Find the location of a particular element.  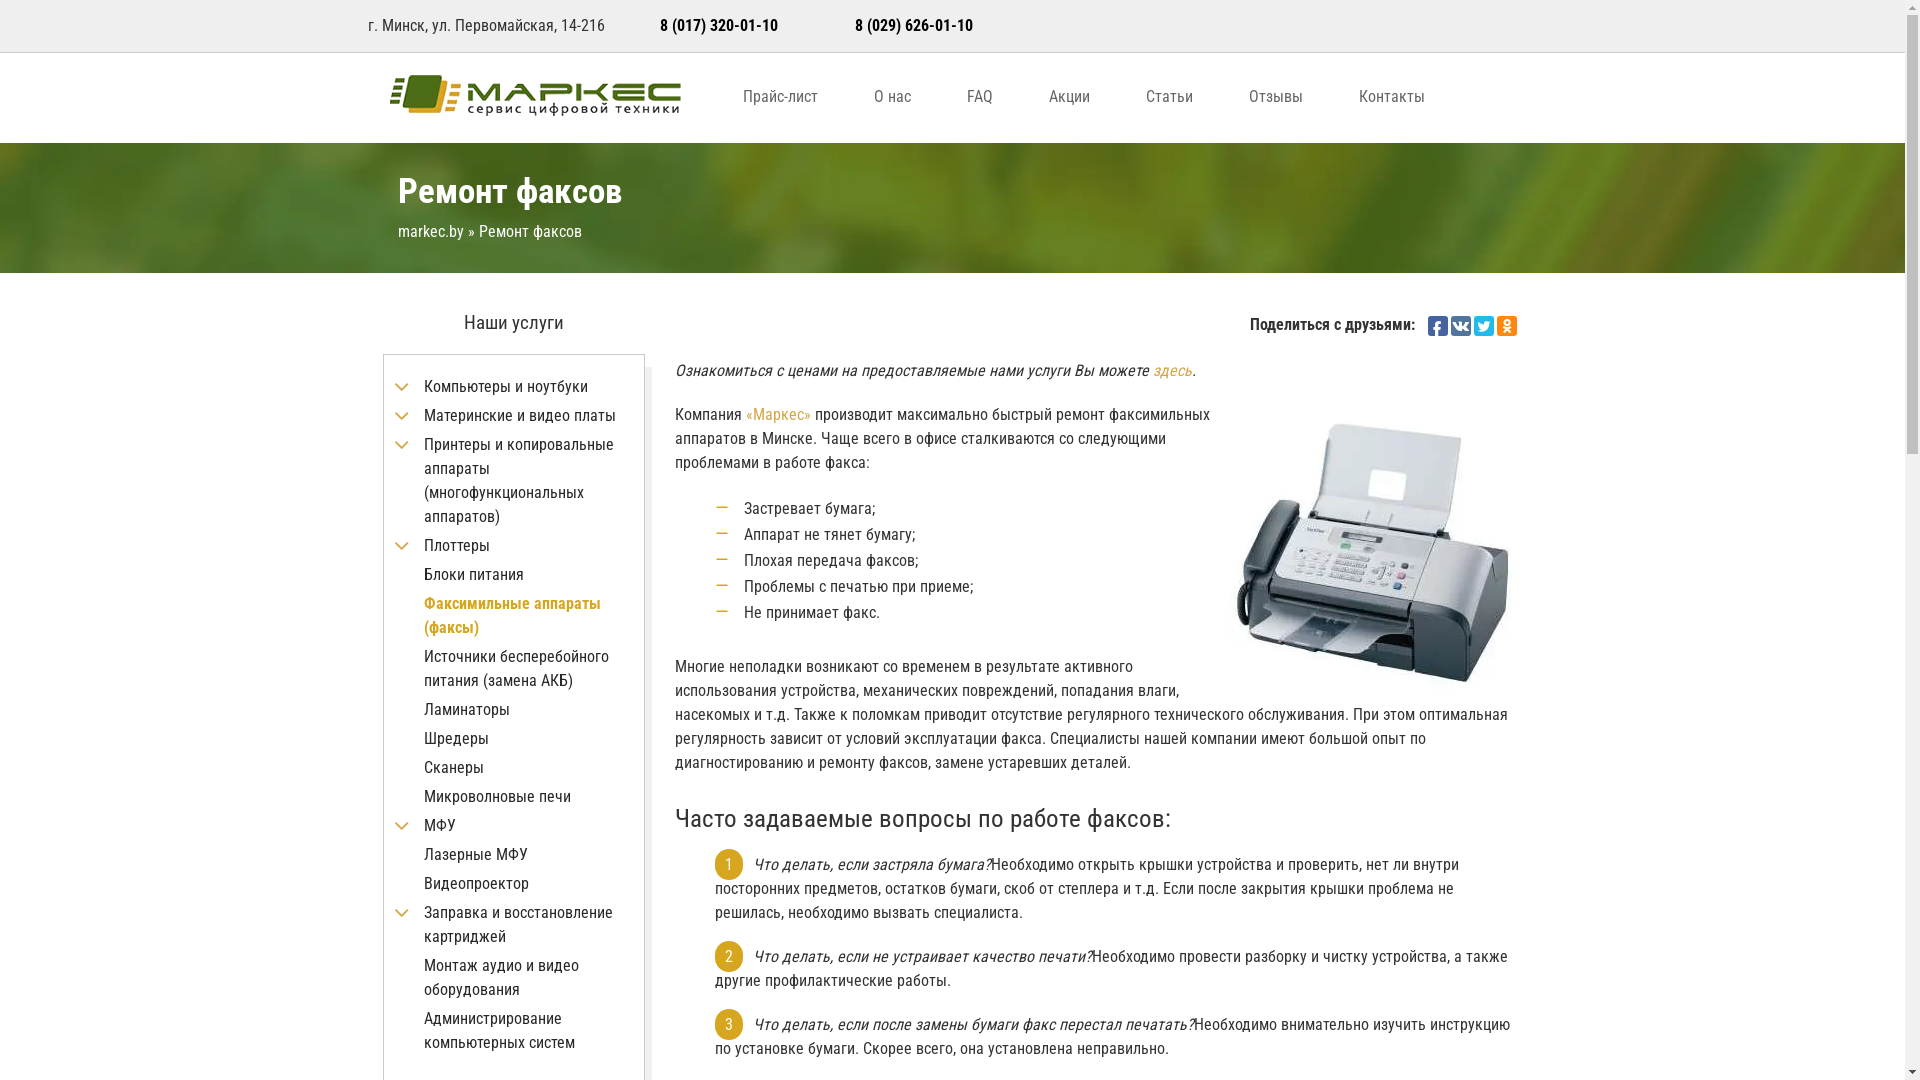

'FAQ' is located at coordinates (979, 96).